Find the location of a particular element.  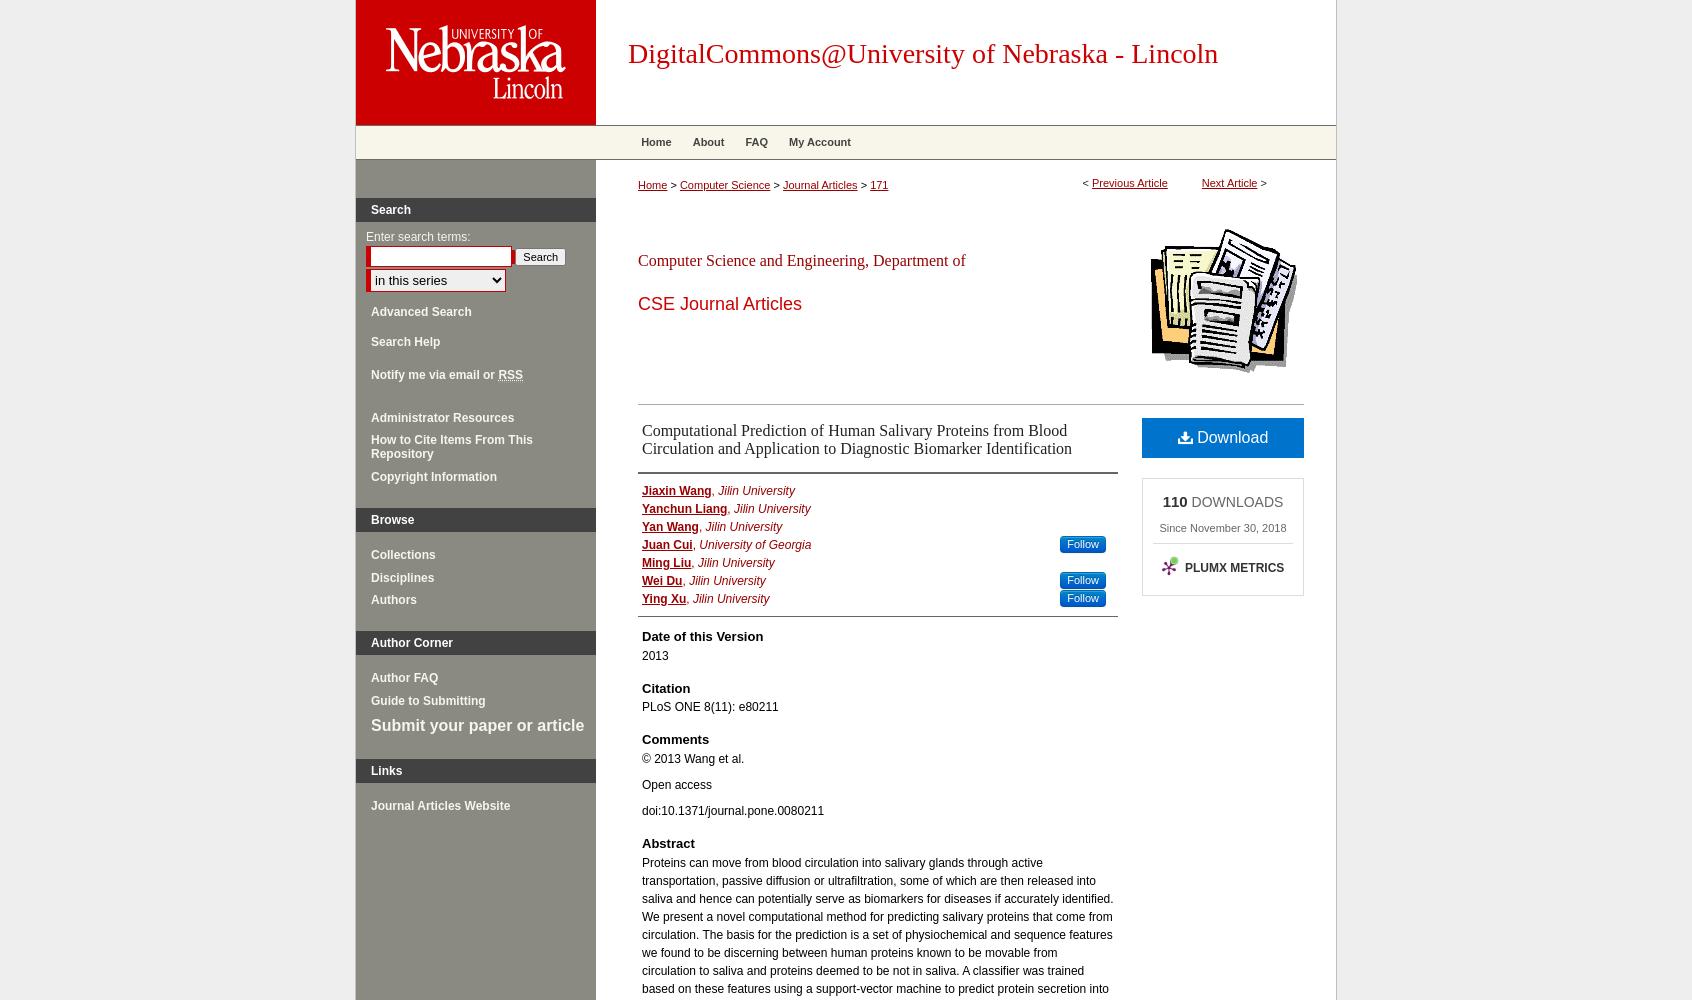

'Previous Article' is located at coordinates (1128, 183).